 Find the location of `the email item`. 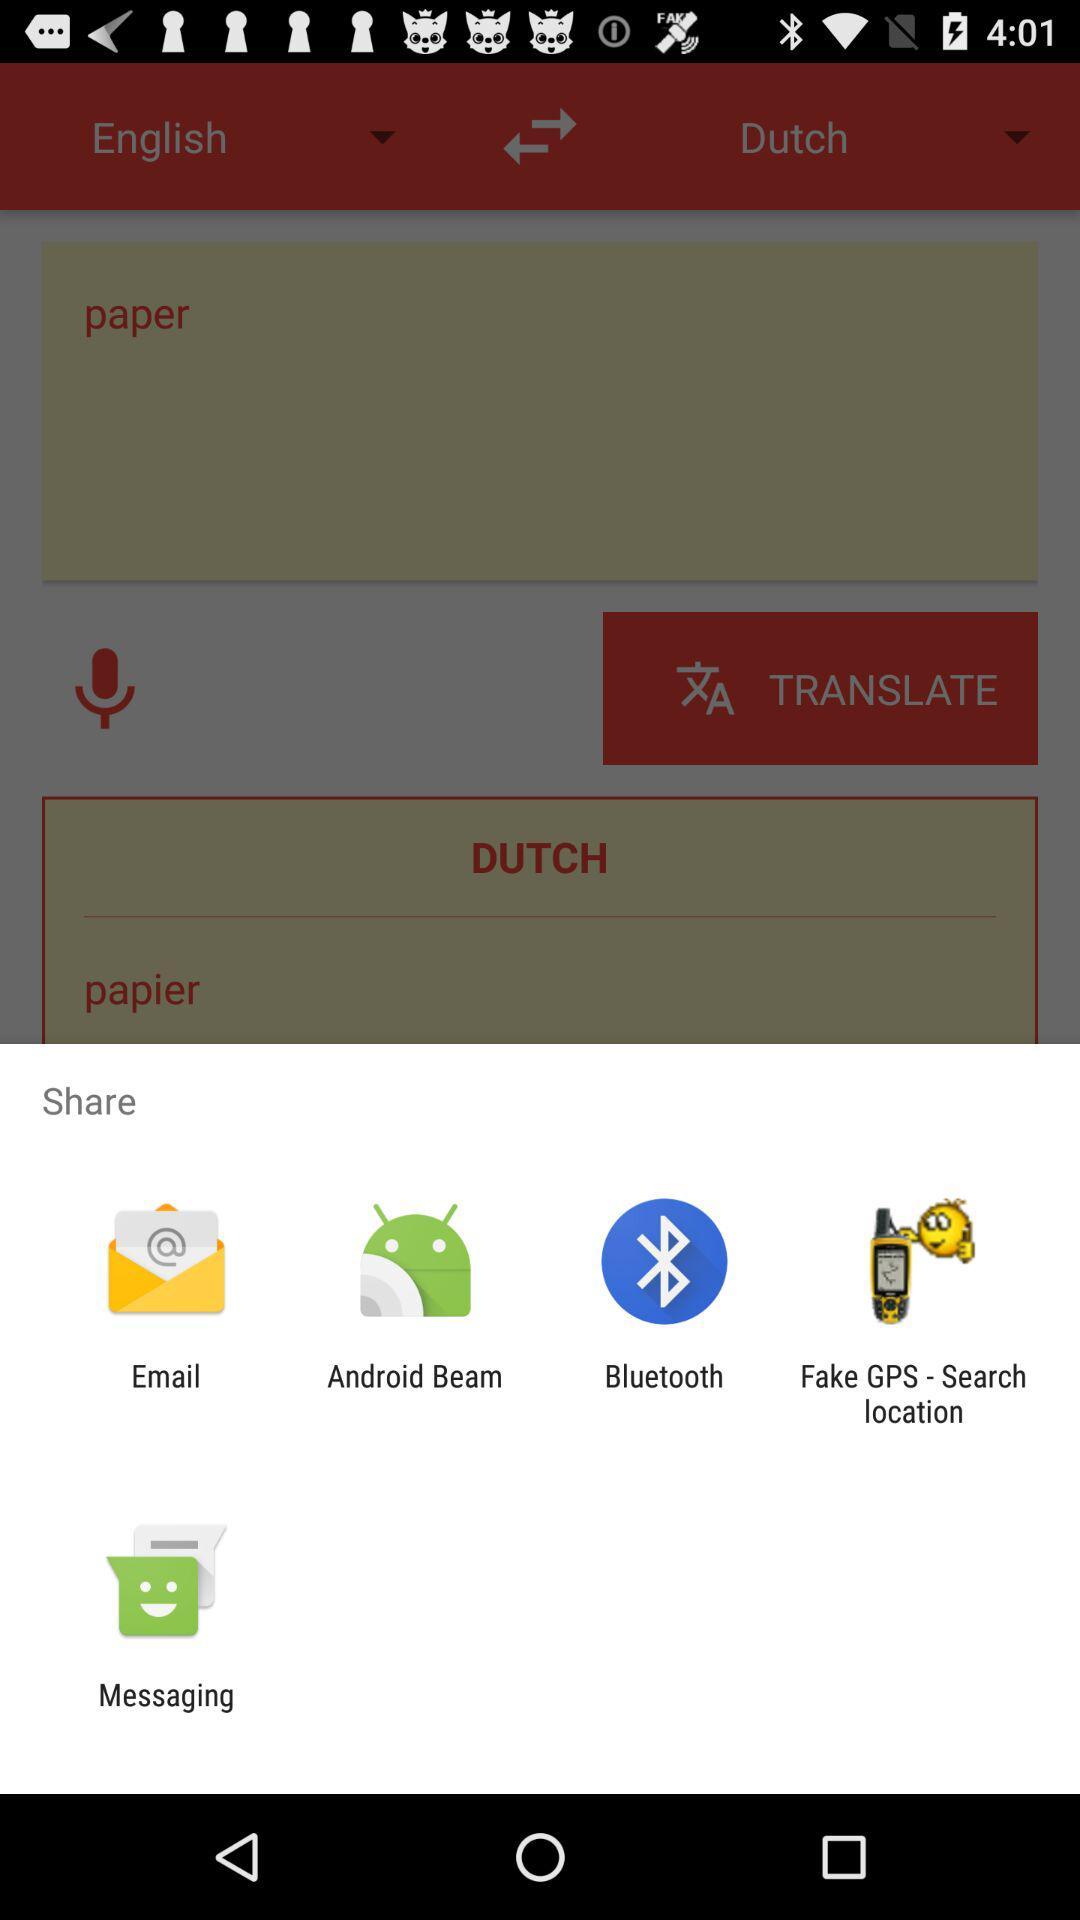

the email item is located at coordinates (165, 1392).